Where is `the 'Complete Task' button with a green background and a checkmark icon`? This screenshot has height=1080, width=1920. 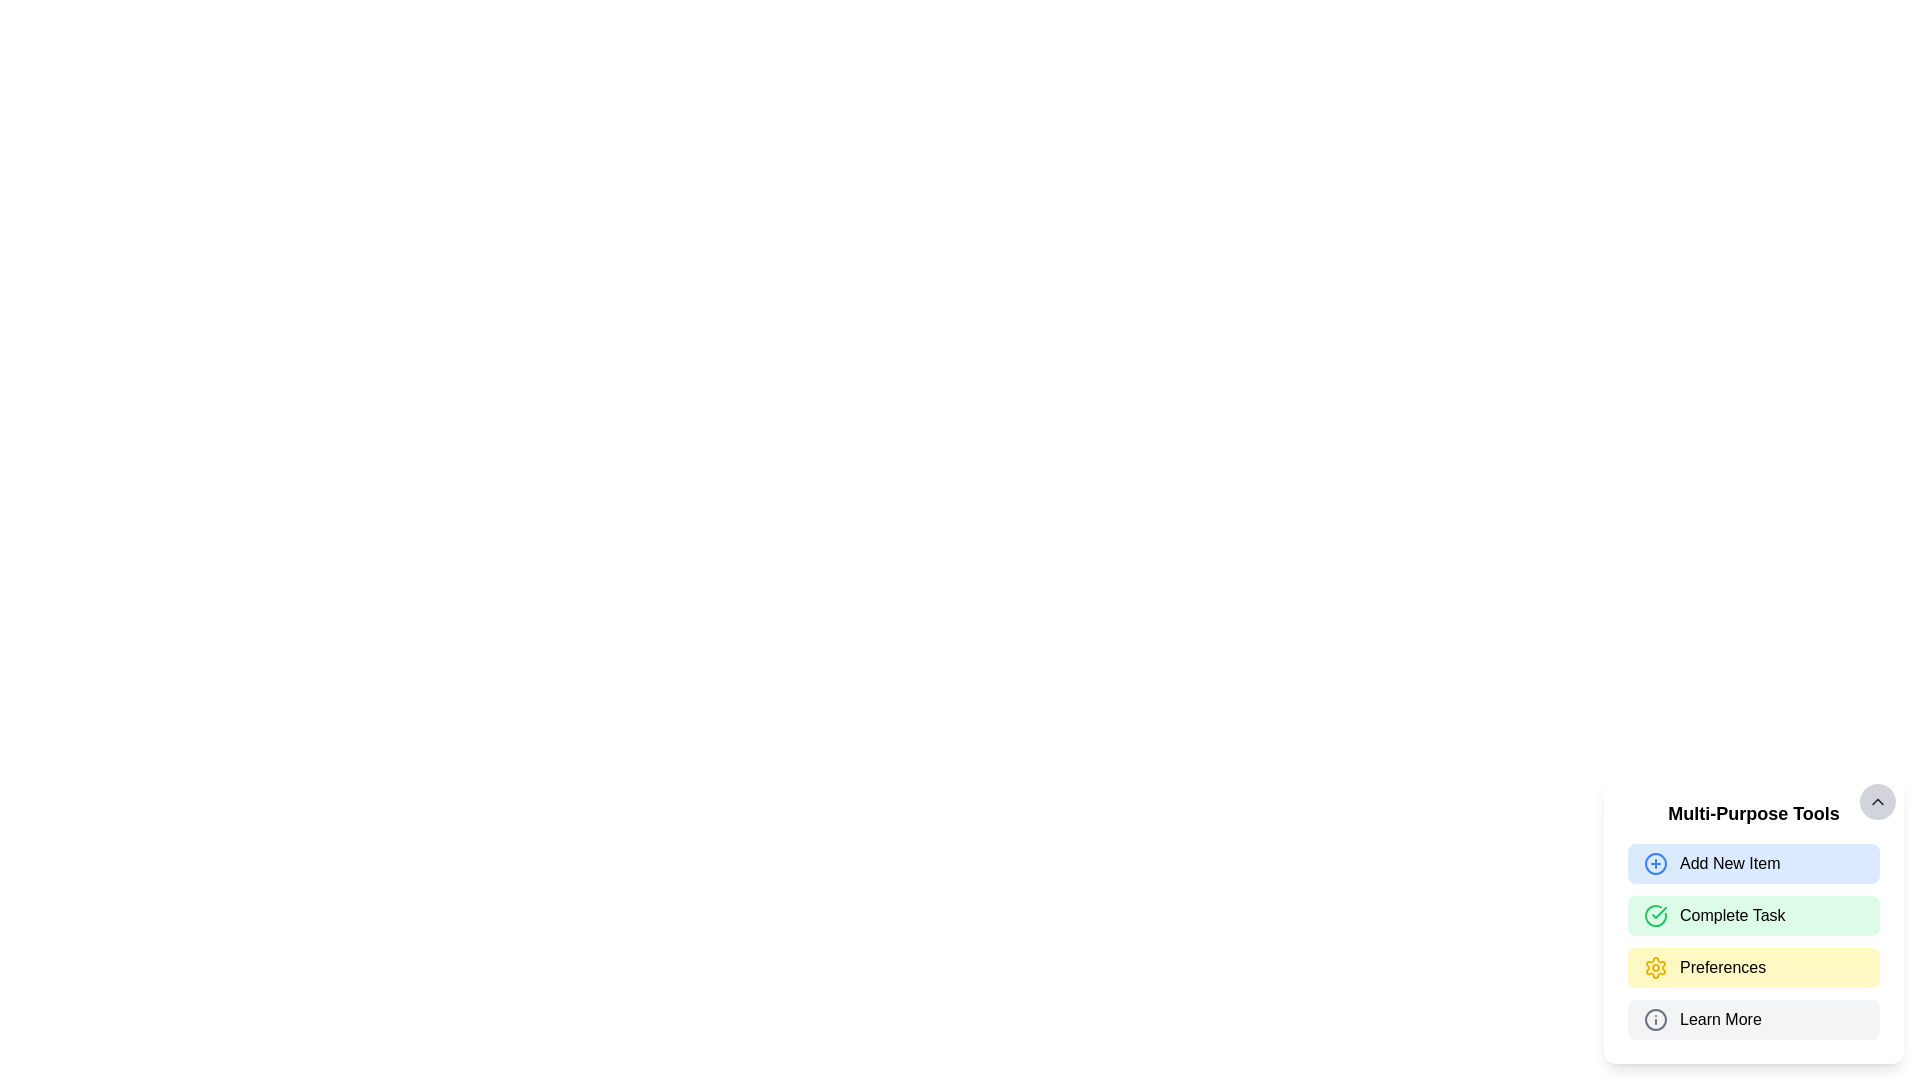
the 'Complete Task' button with a green background and a checkmark icon is located at coordinates (1752, 920).